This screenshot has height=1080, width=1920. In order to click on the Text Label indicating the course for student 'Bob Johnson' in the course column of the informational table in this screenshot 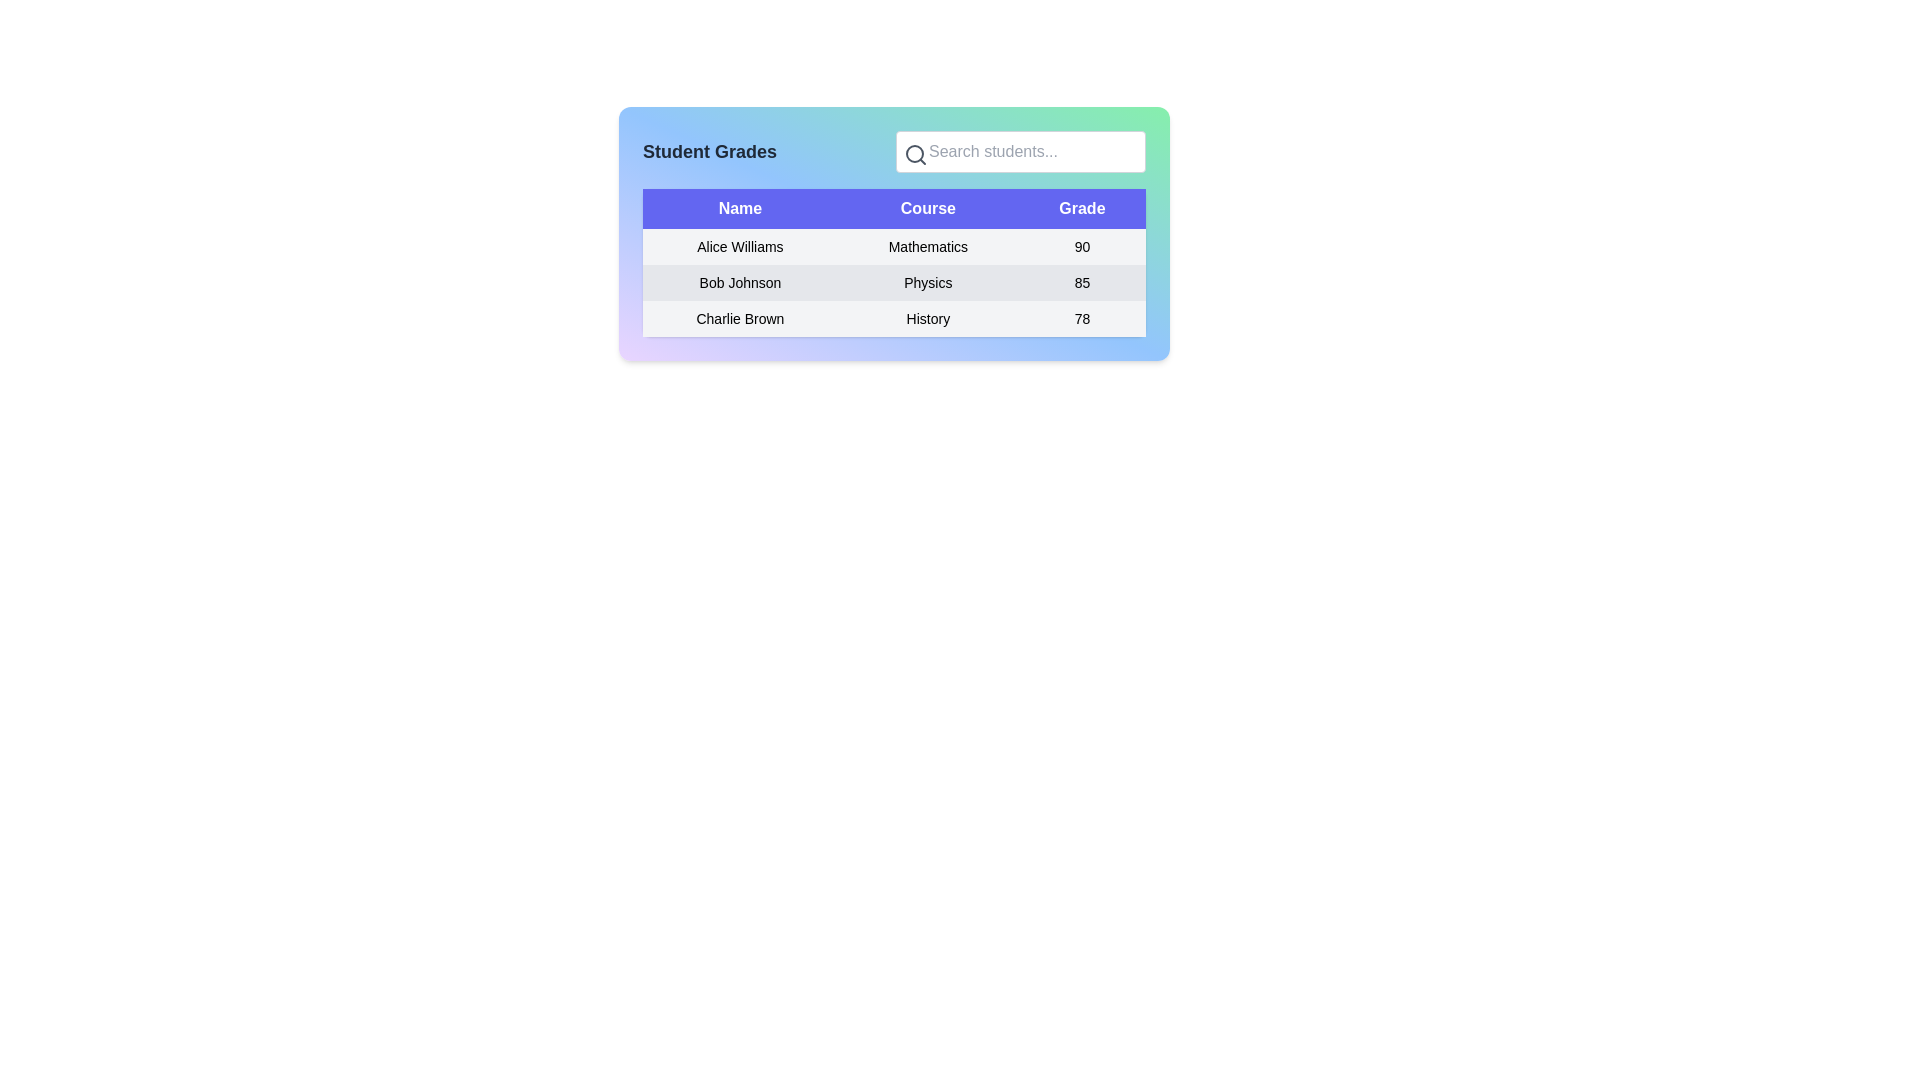, I will do `click(927, 282)`.